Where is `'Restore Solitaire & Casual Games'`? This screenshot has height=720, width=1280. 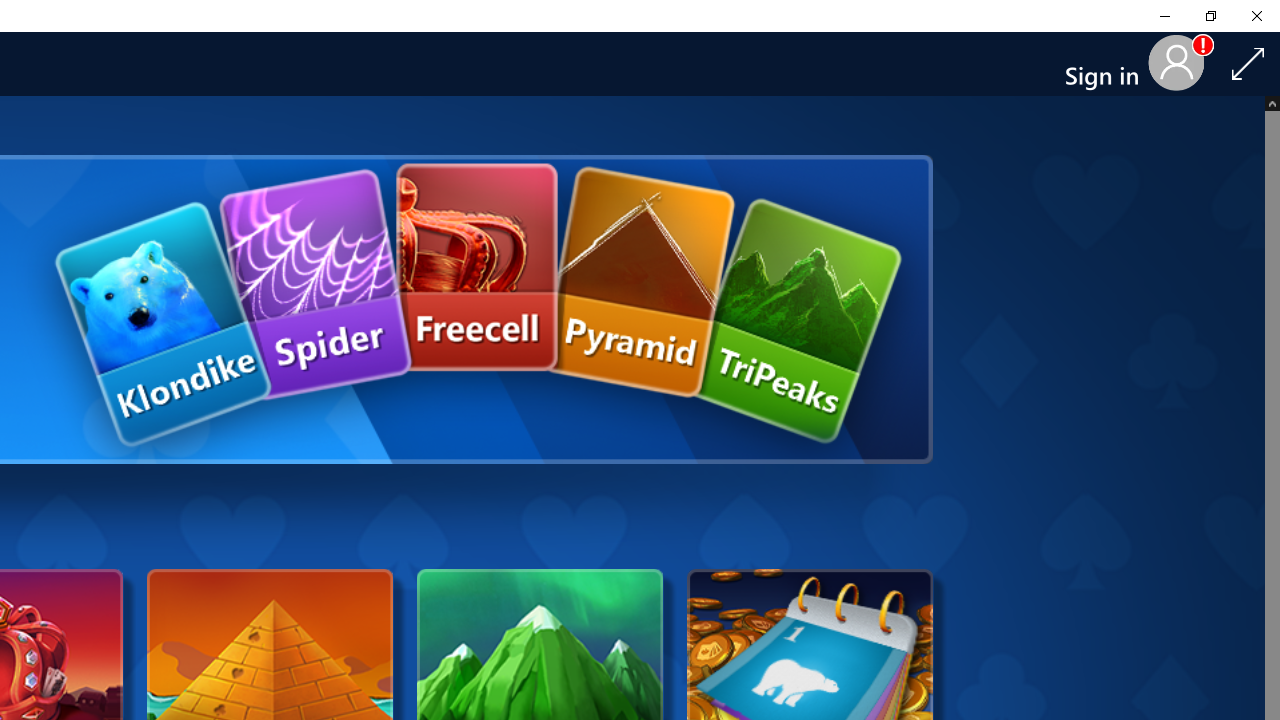 'Restore Solitaire & Casual Games' is located at coordinates (1209, 15).